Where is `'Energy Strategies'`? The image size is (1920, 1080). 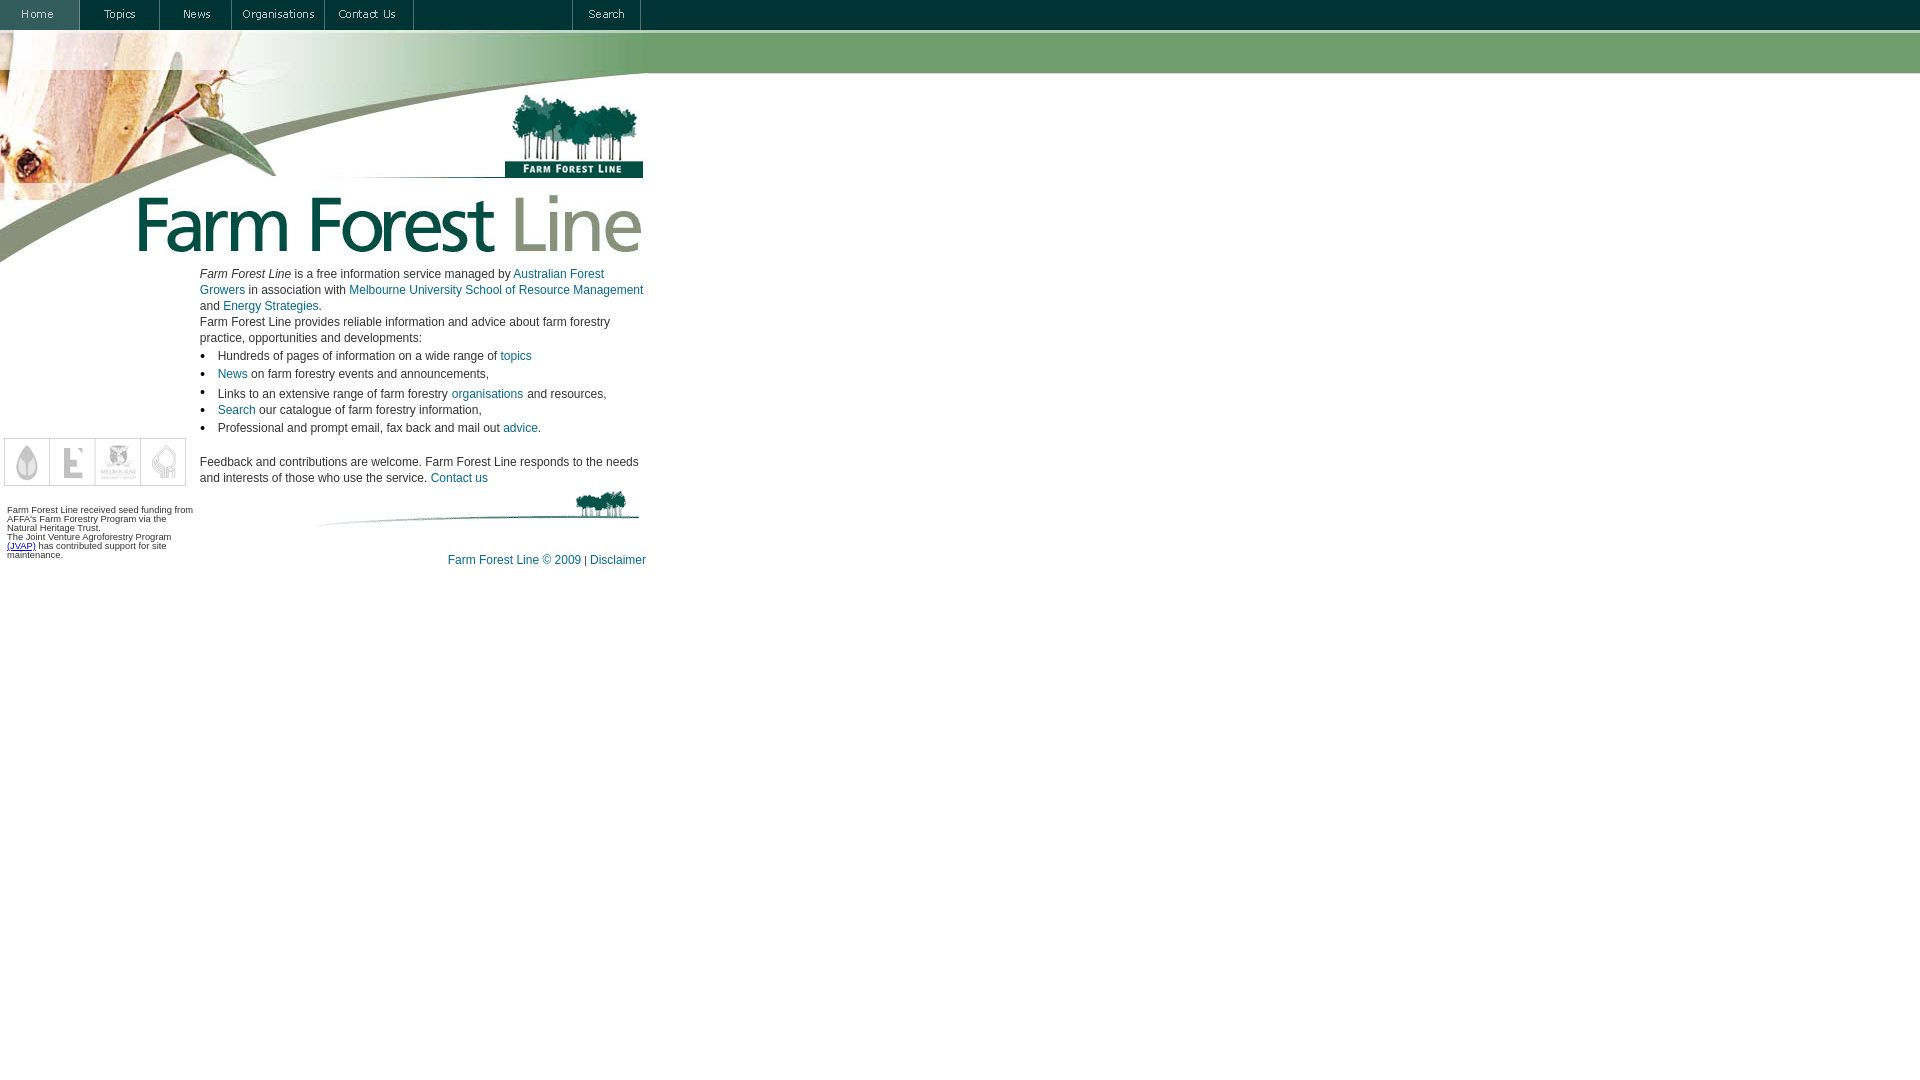 'Energy Strategies' is located at coordinates (269, 305).